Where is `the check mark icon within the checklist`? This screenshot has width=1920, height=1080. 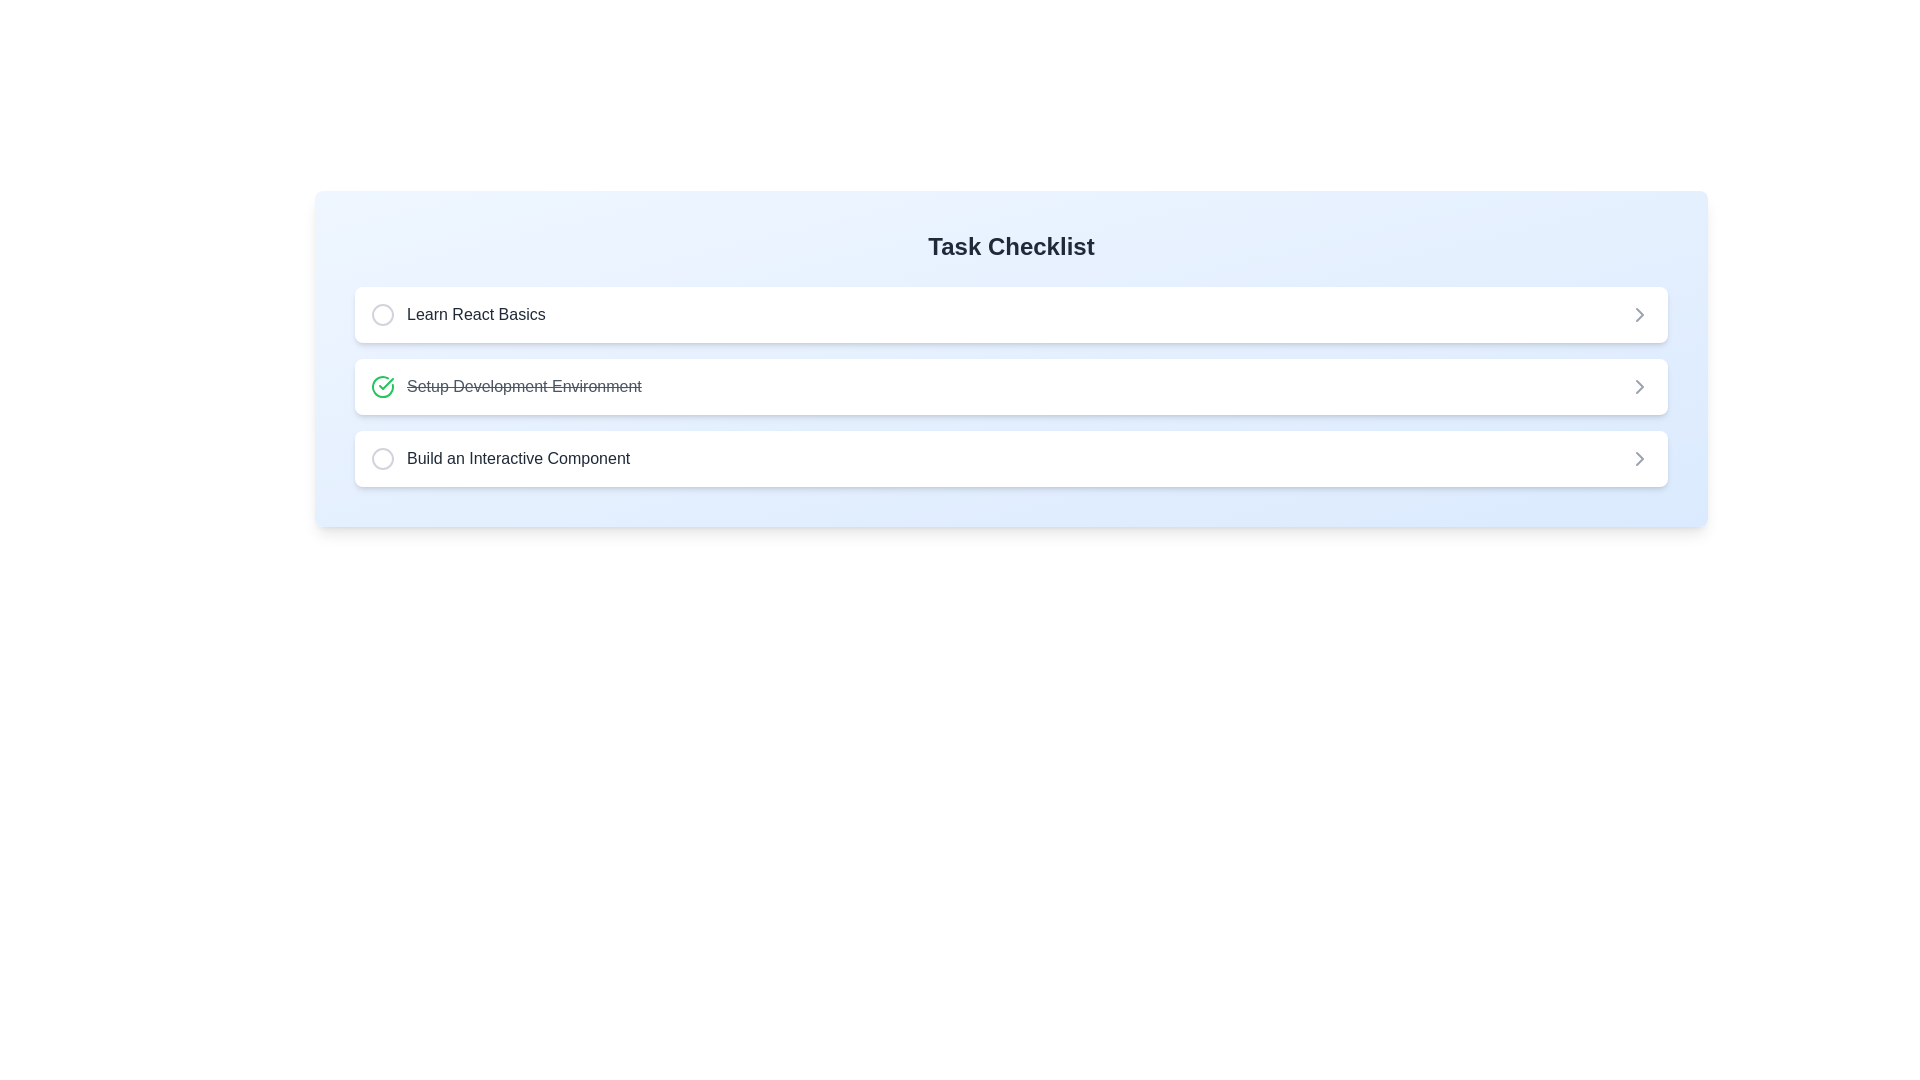
the check mark icon within the checklist is located at coordinates (383, 386).